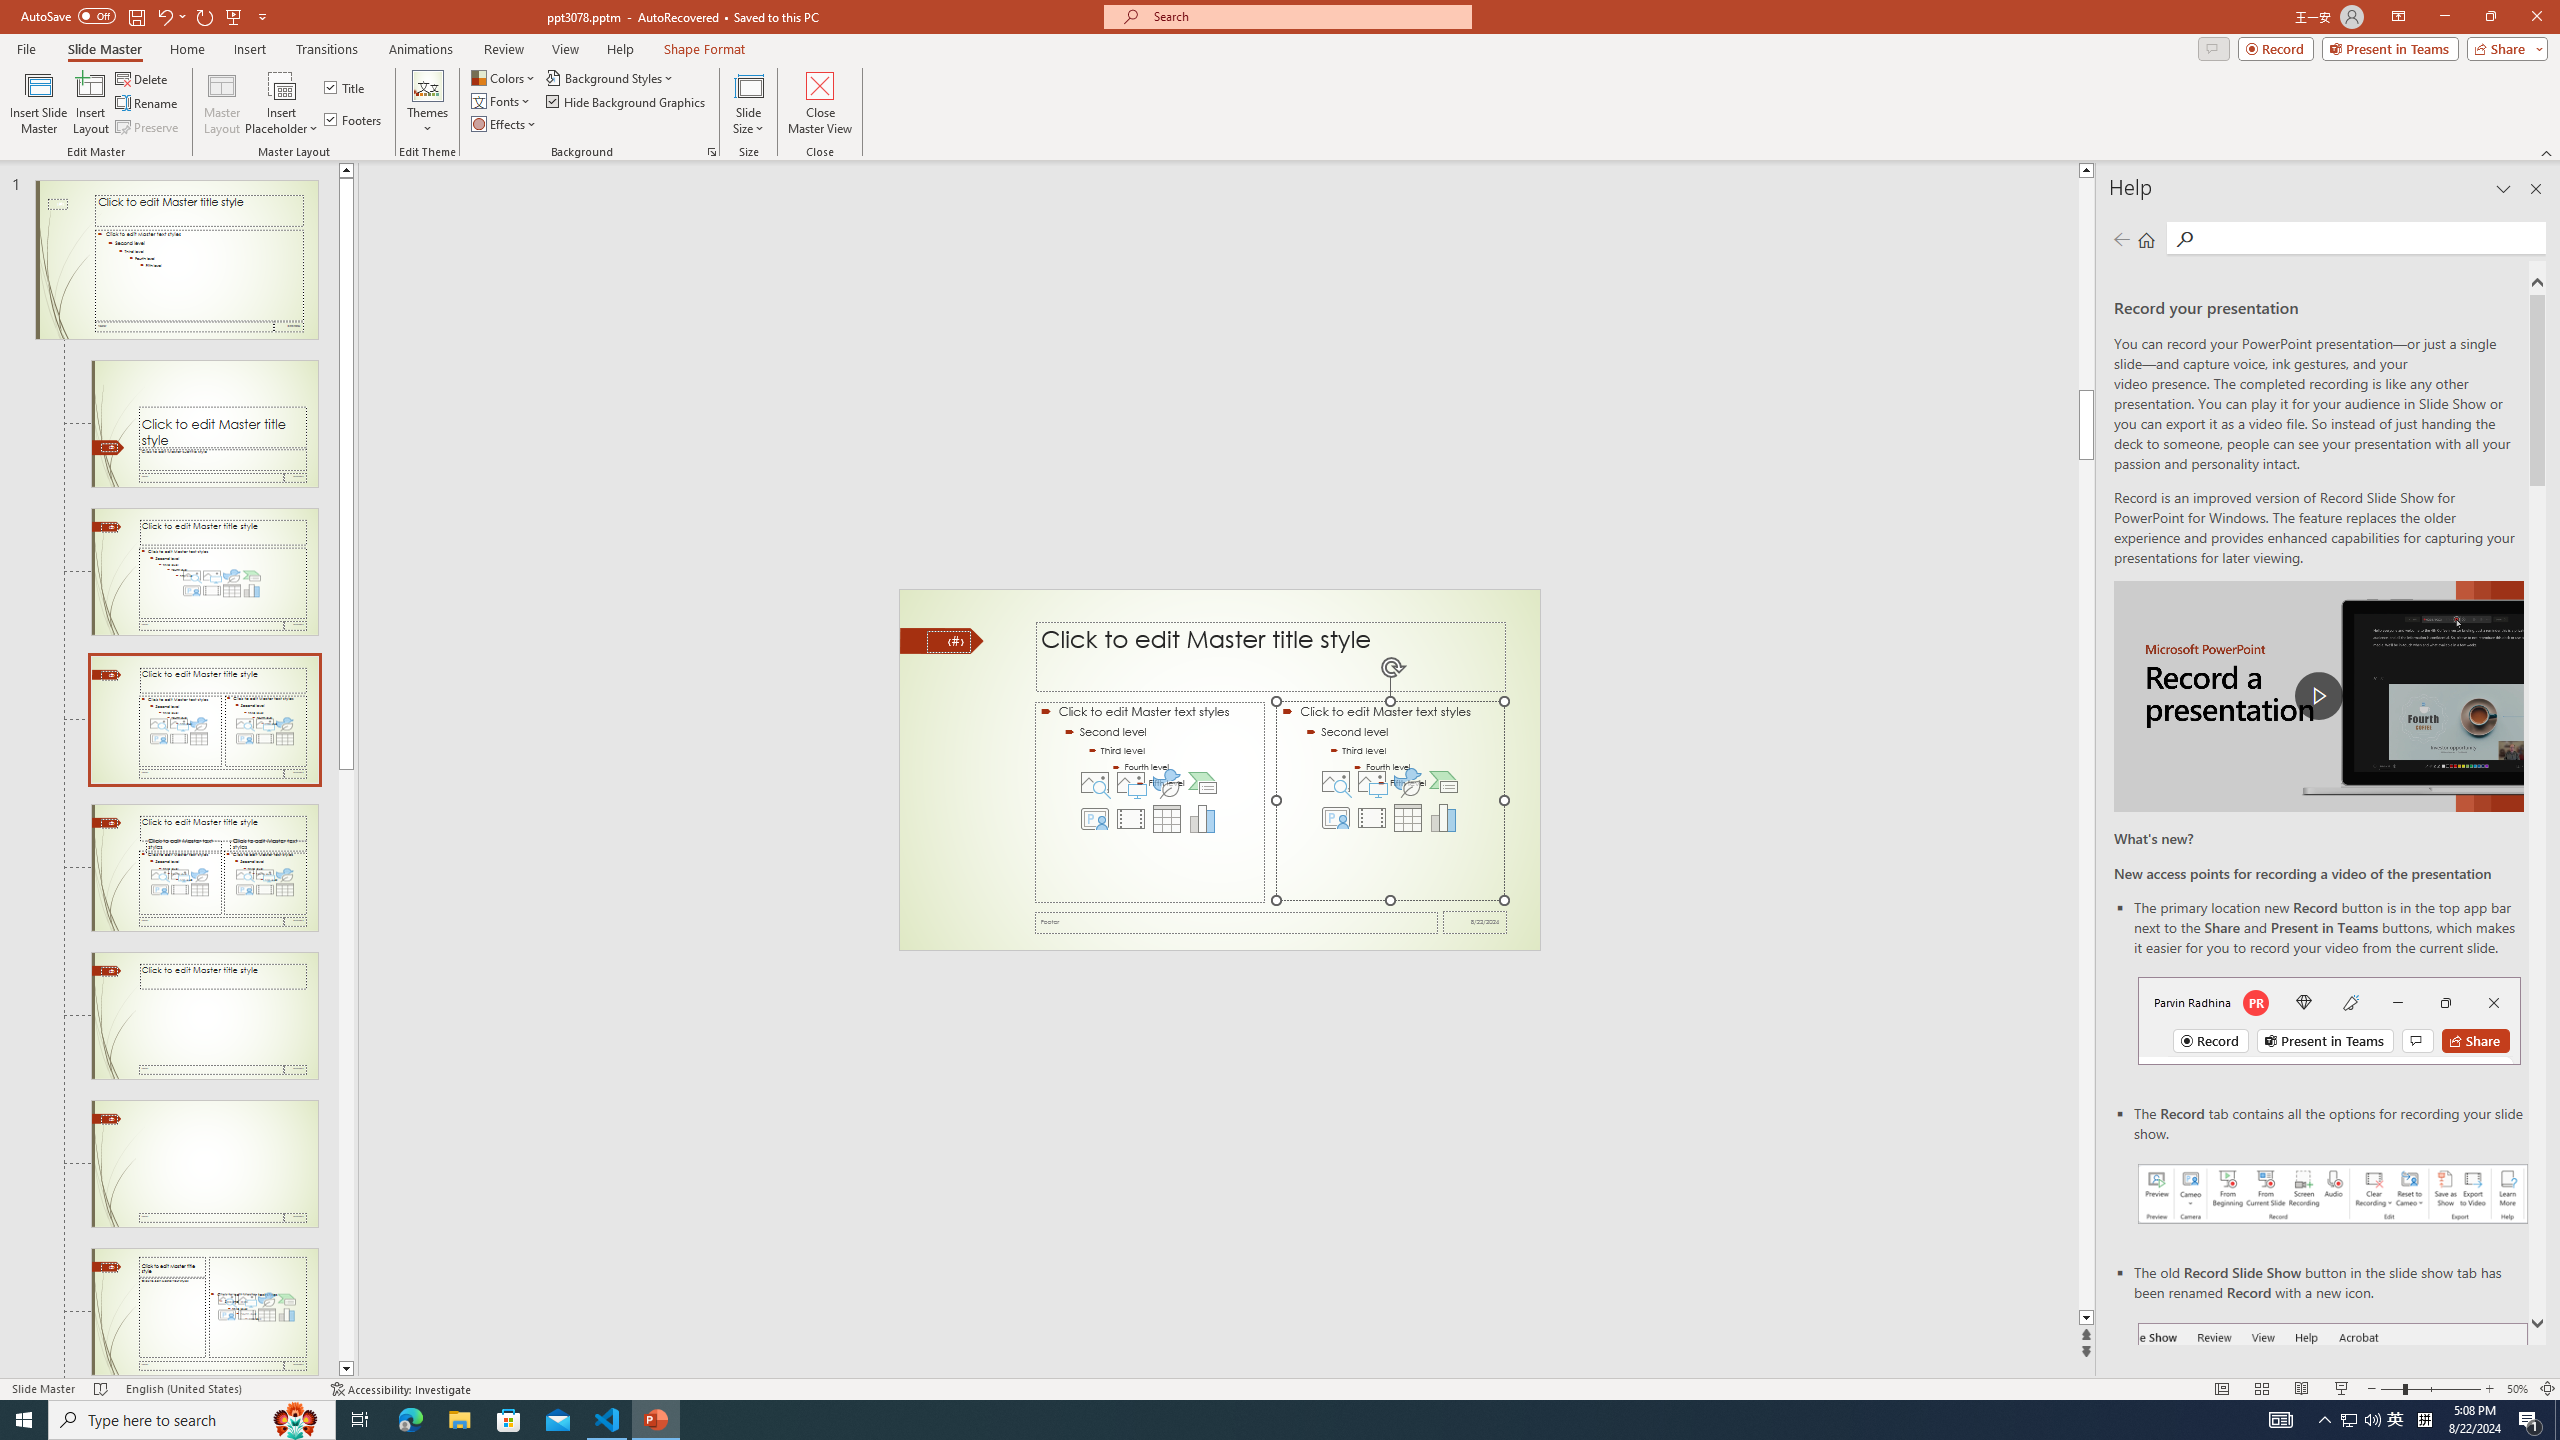  I want to click on 'Title TextBox', so click(1271, 656).